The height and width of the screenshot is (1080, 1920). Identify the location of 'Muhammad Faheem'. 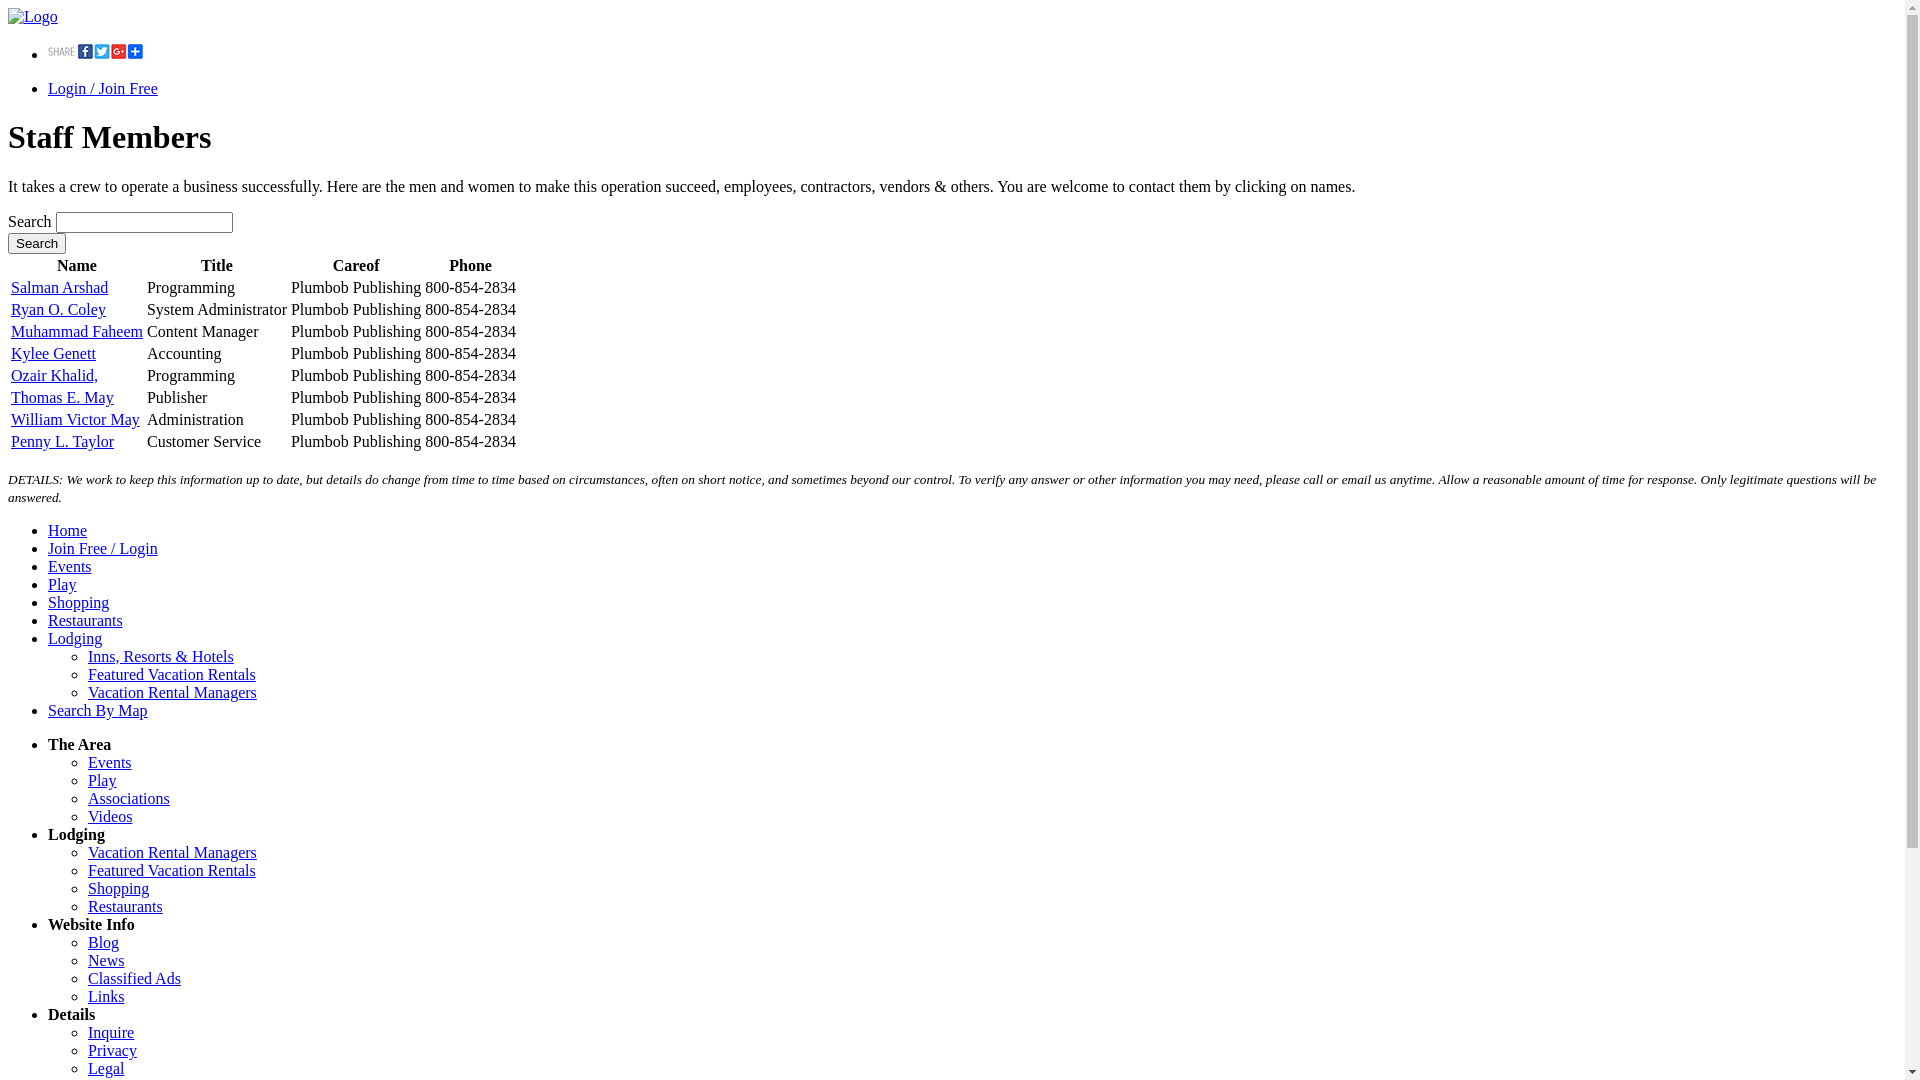
(76, 330).